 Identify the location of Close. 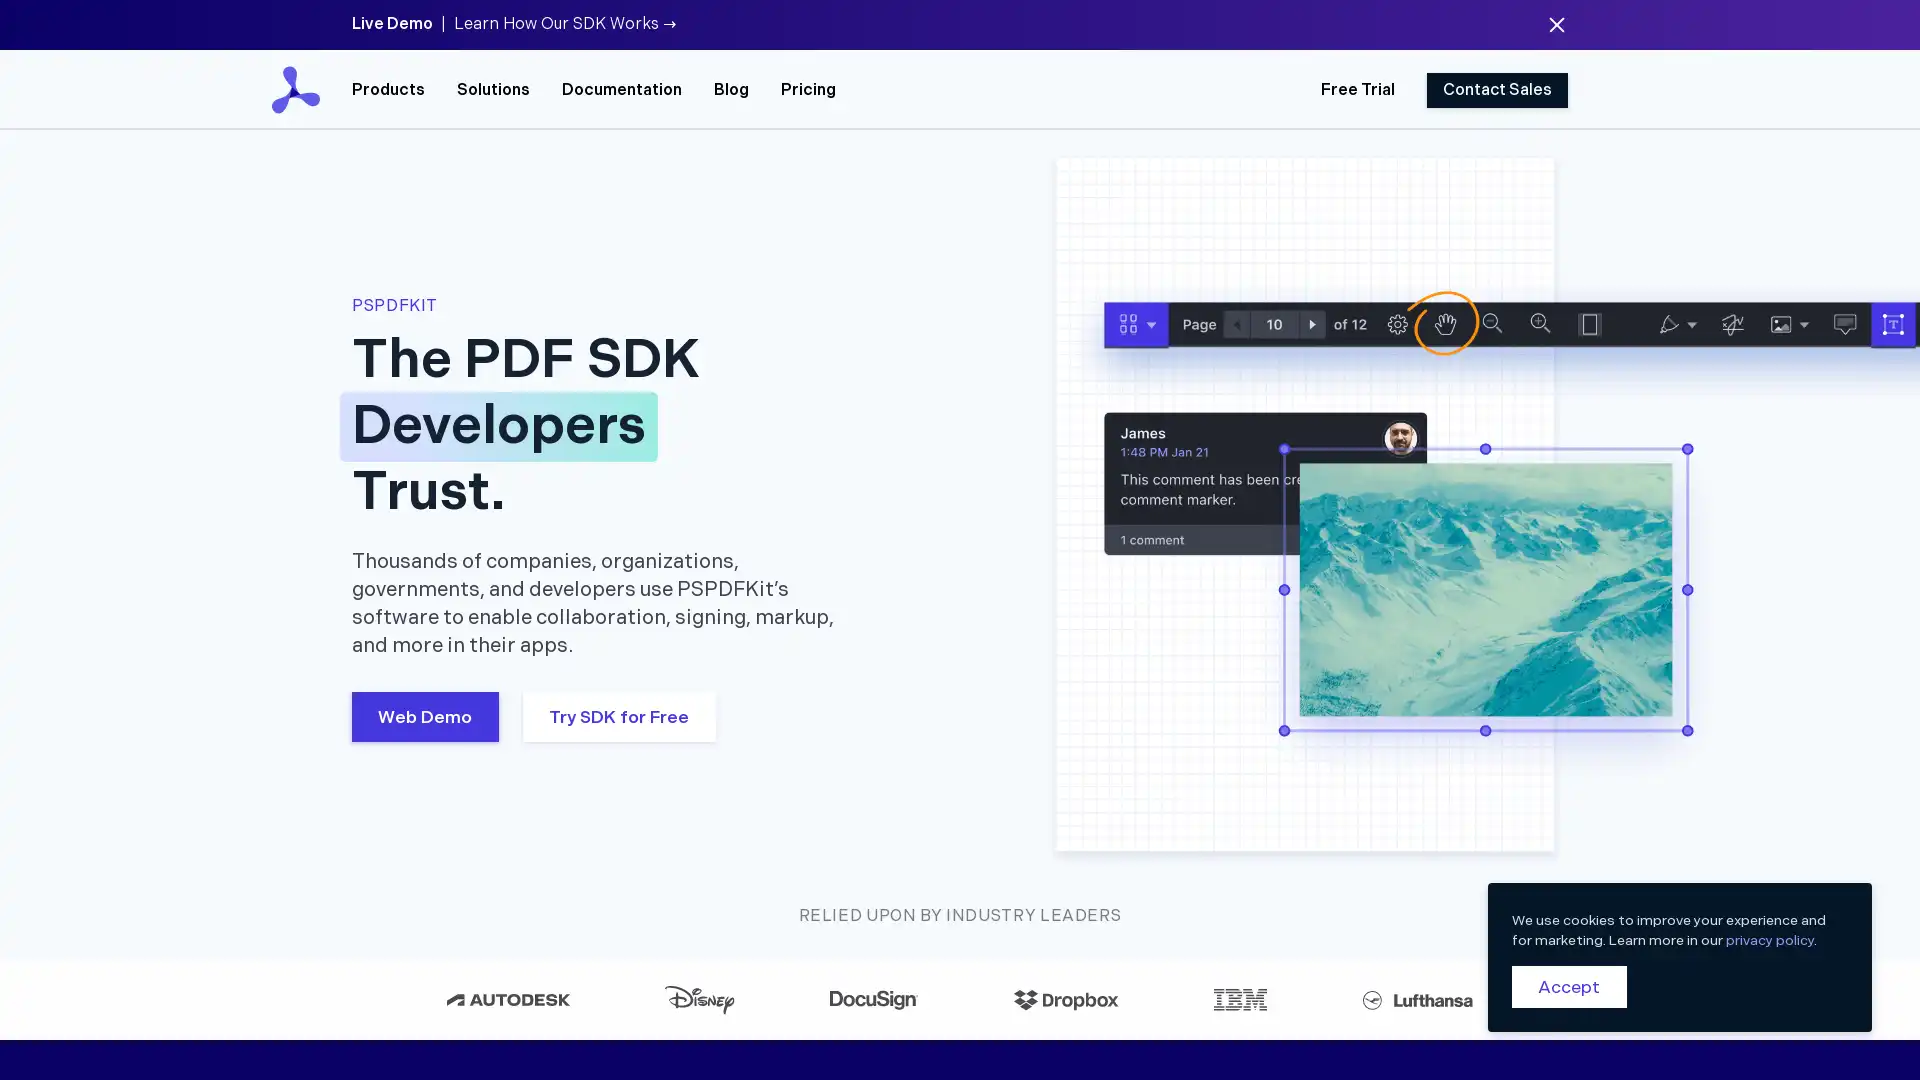
(1550, 96).